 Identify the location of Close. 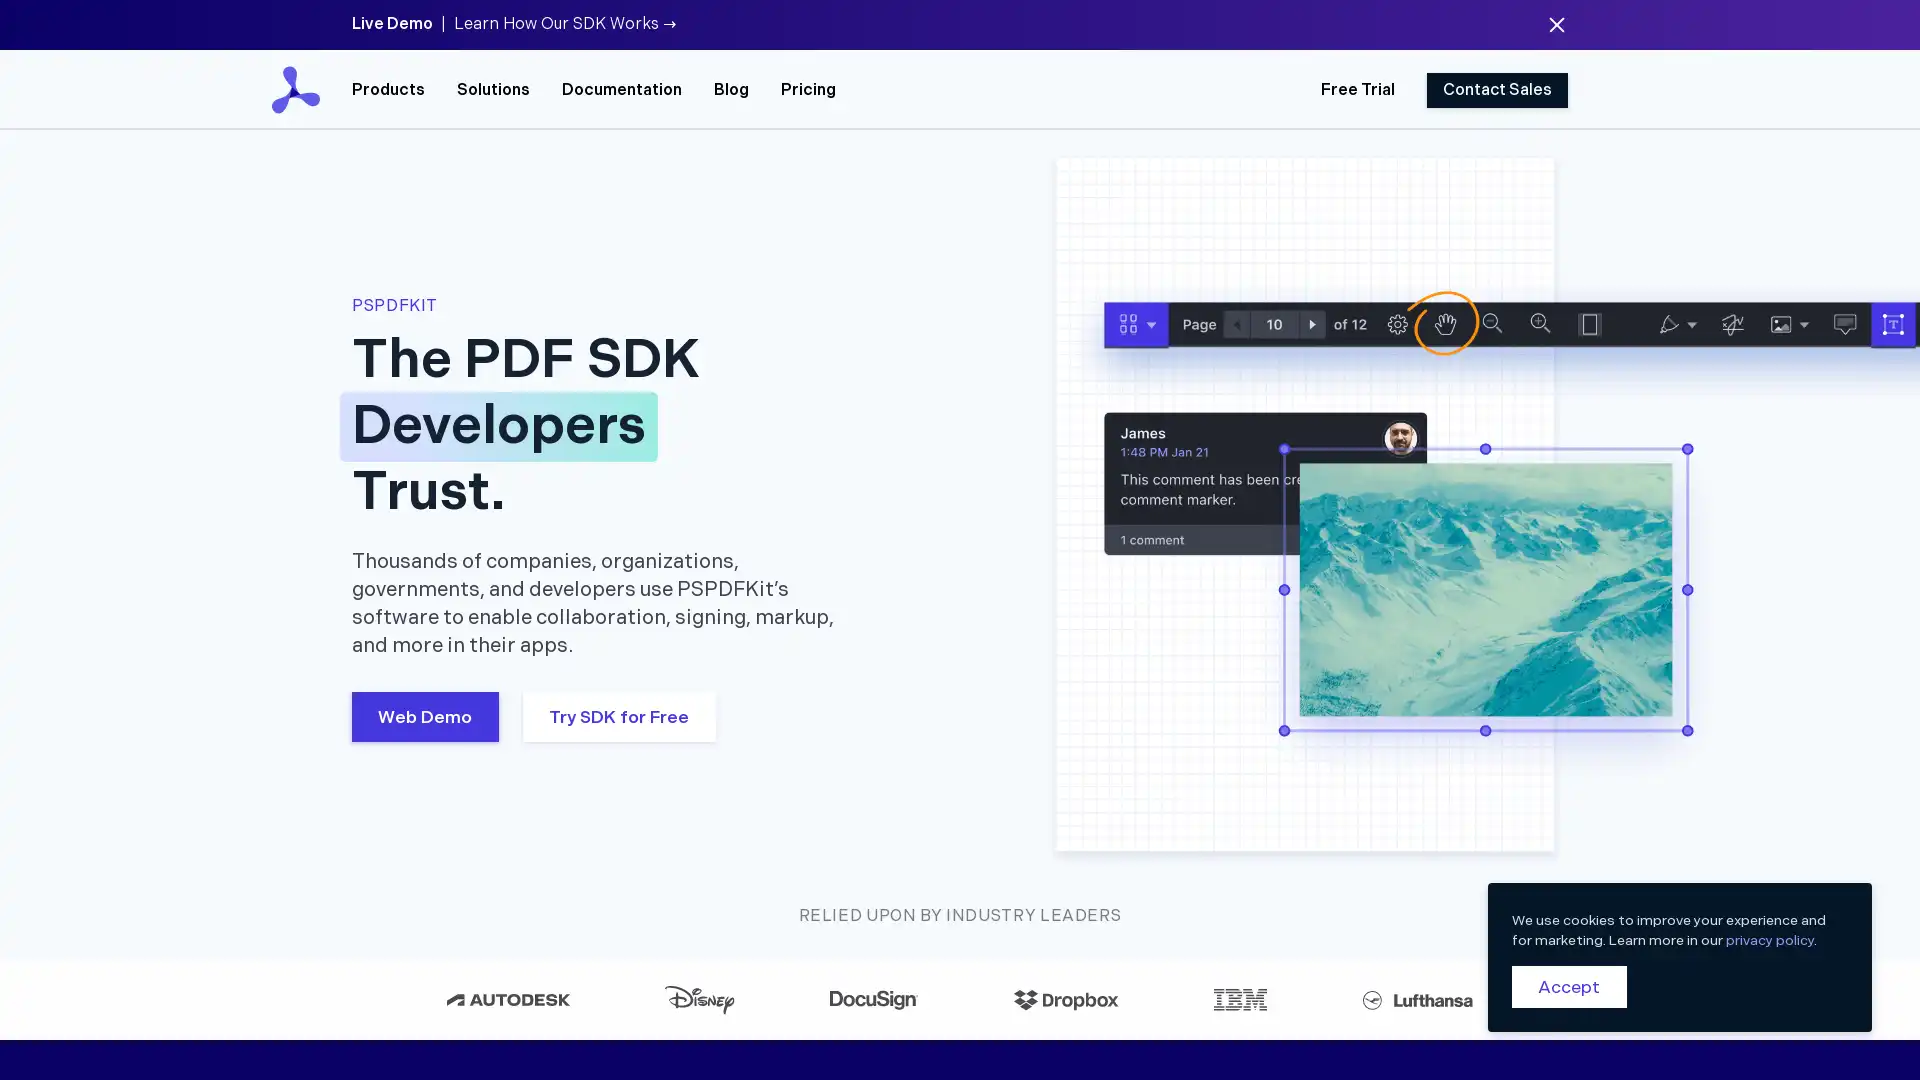
(1550, 96).